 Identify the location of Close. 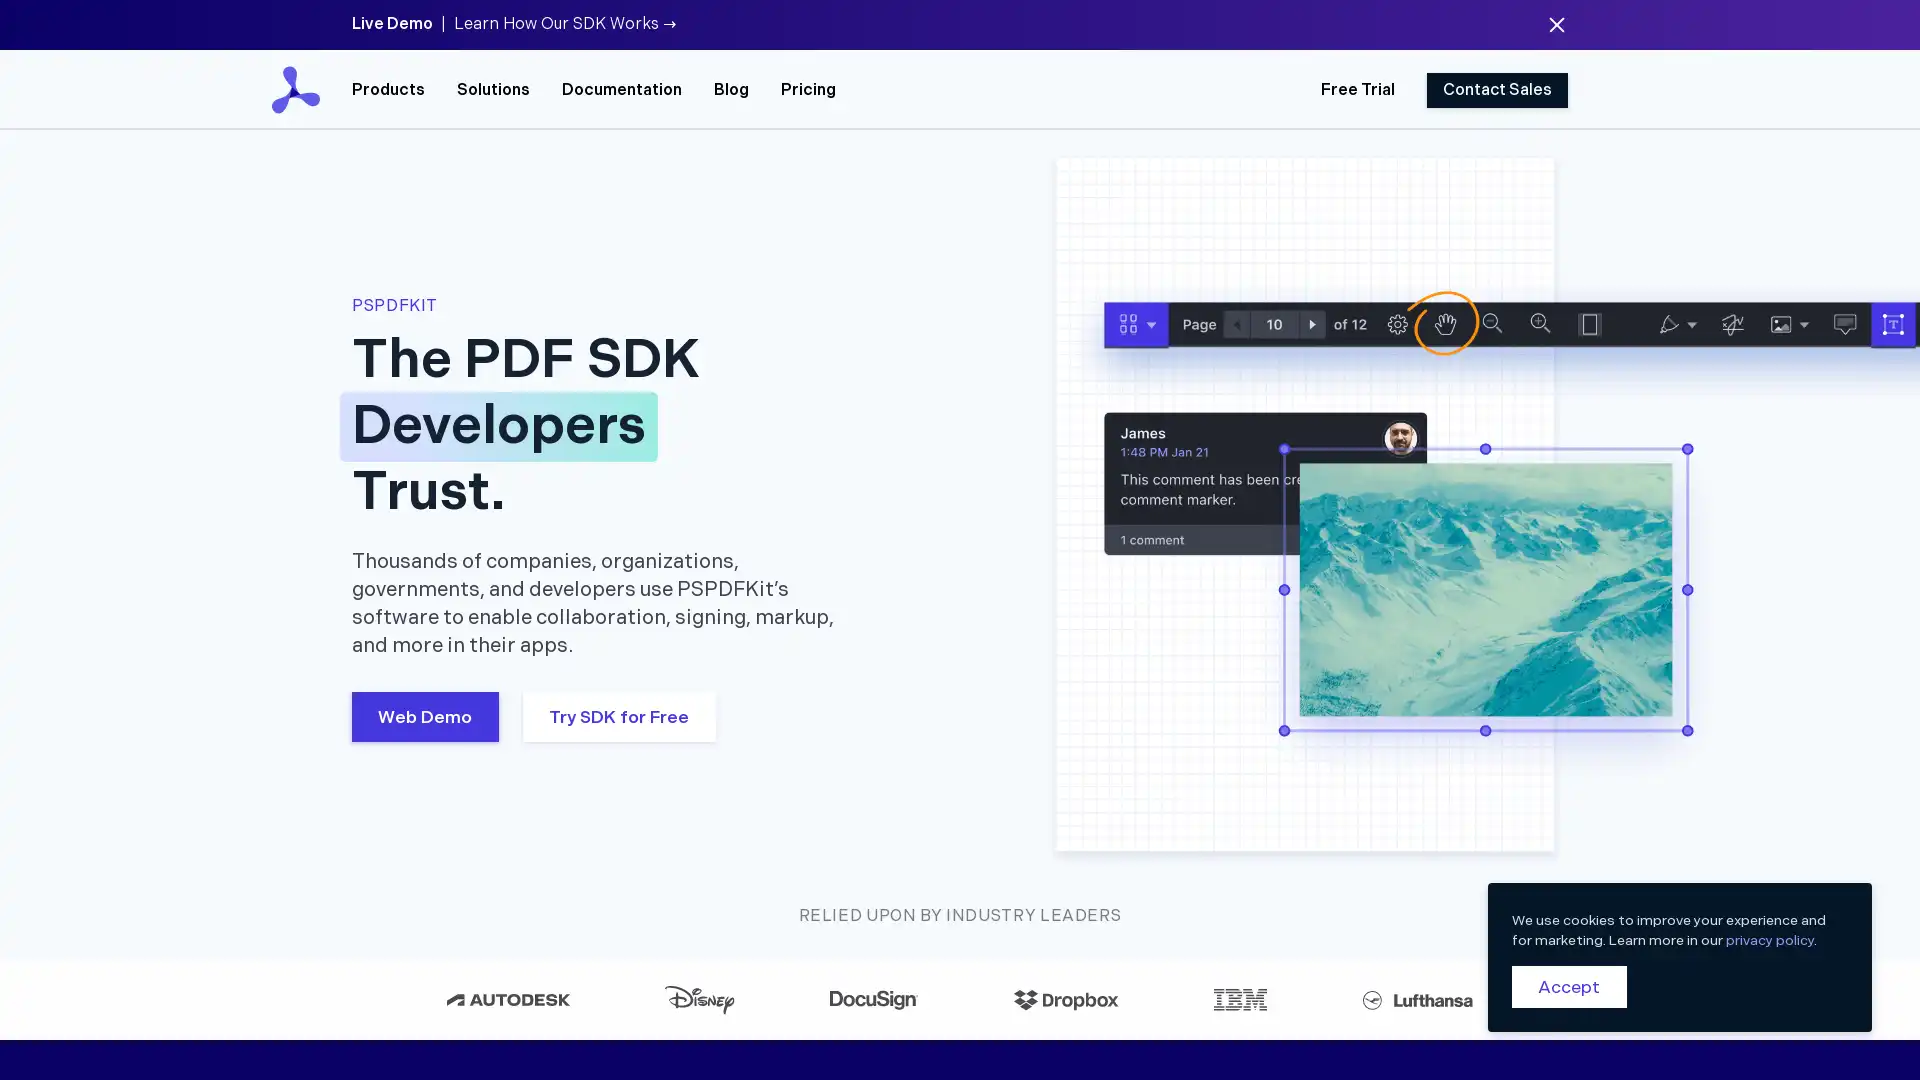
(1550, 96).